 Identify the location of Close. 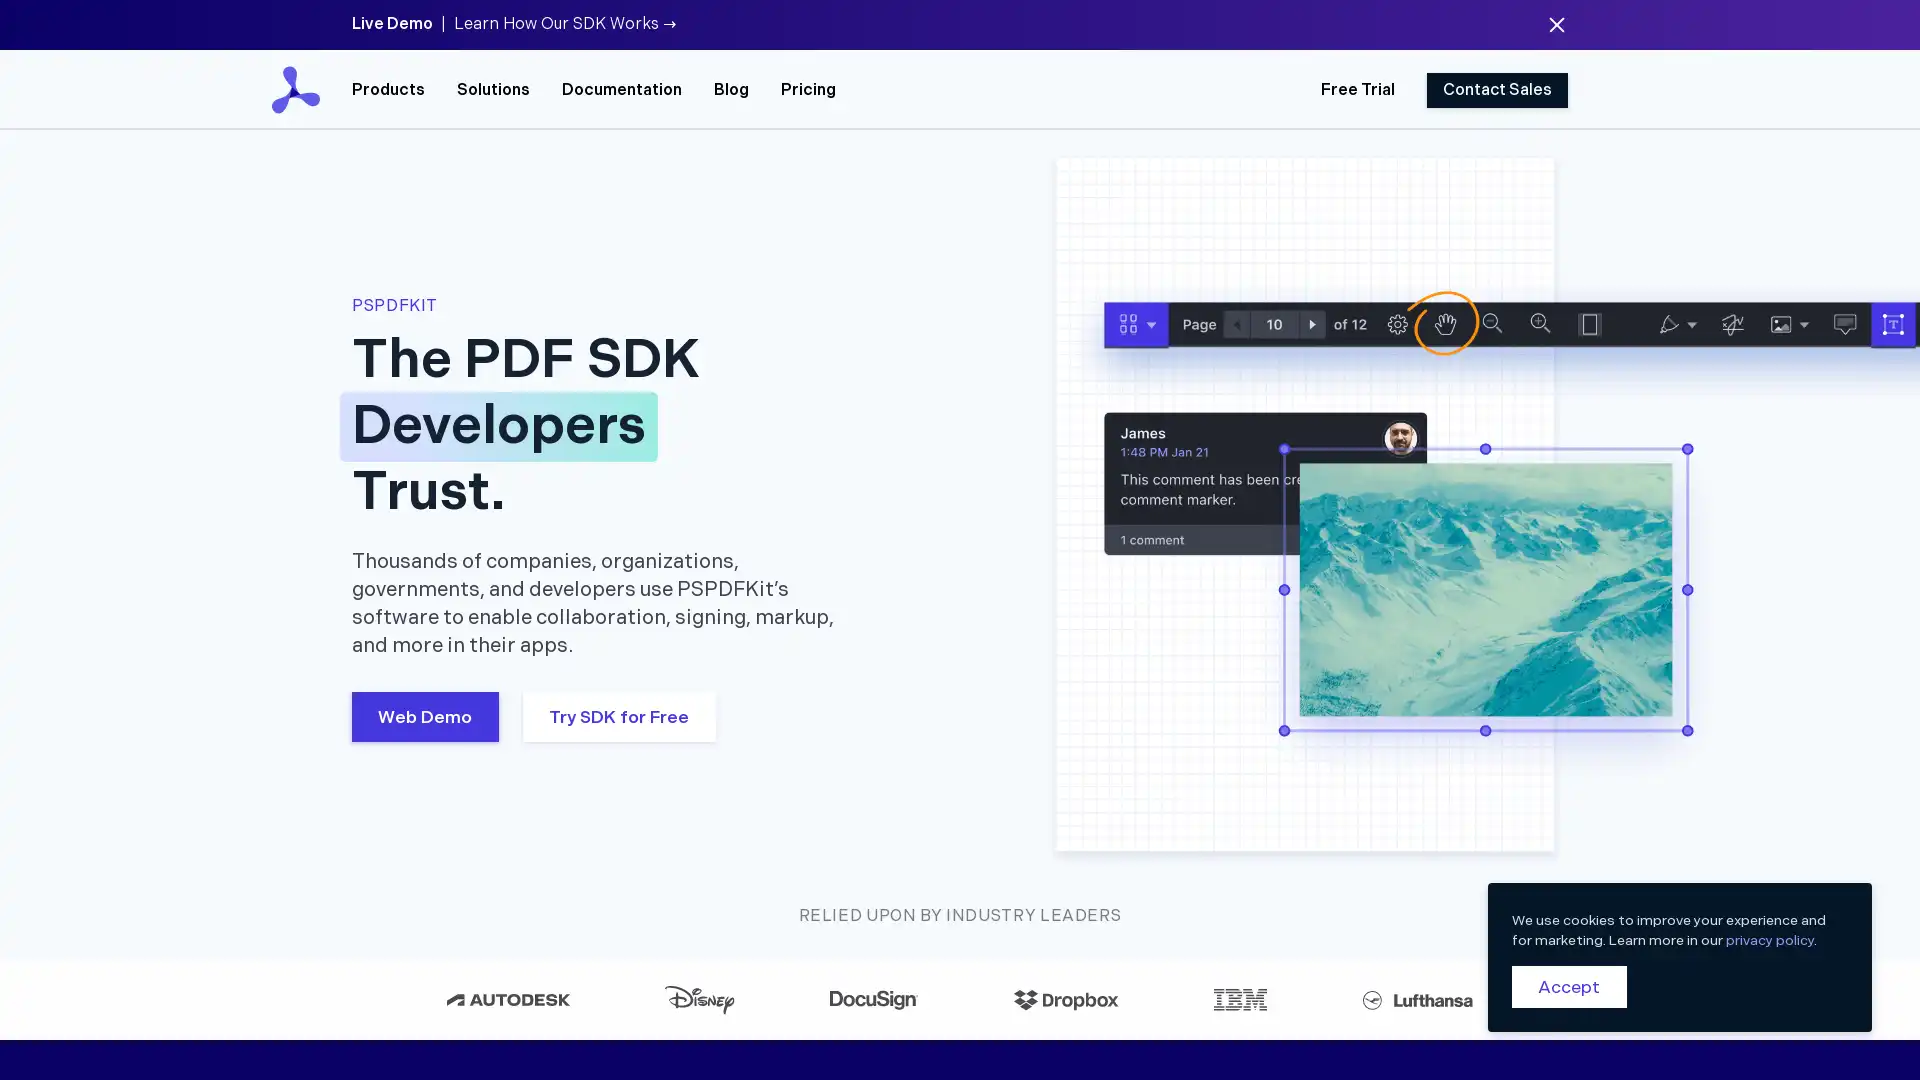
(1550, 96).